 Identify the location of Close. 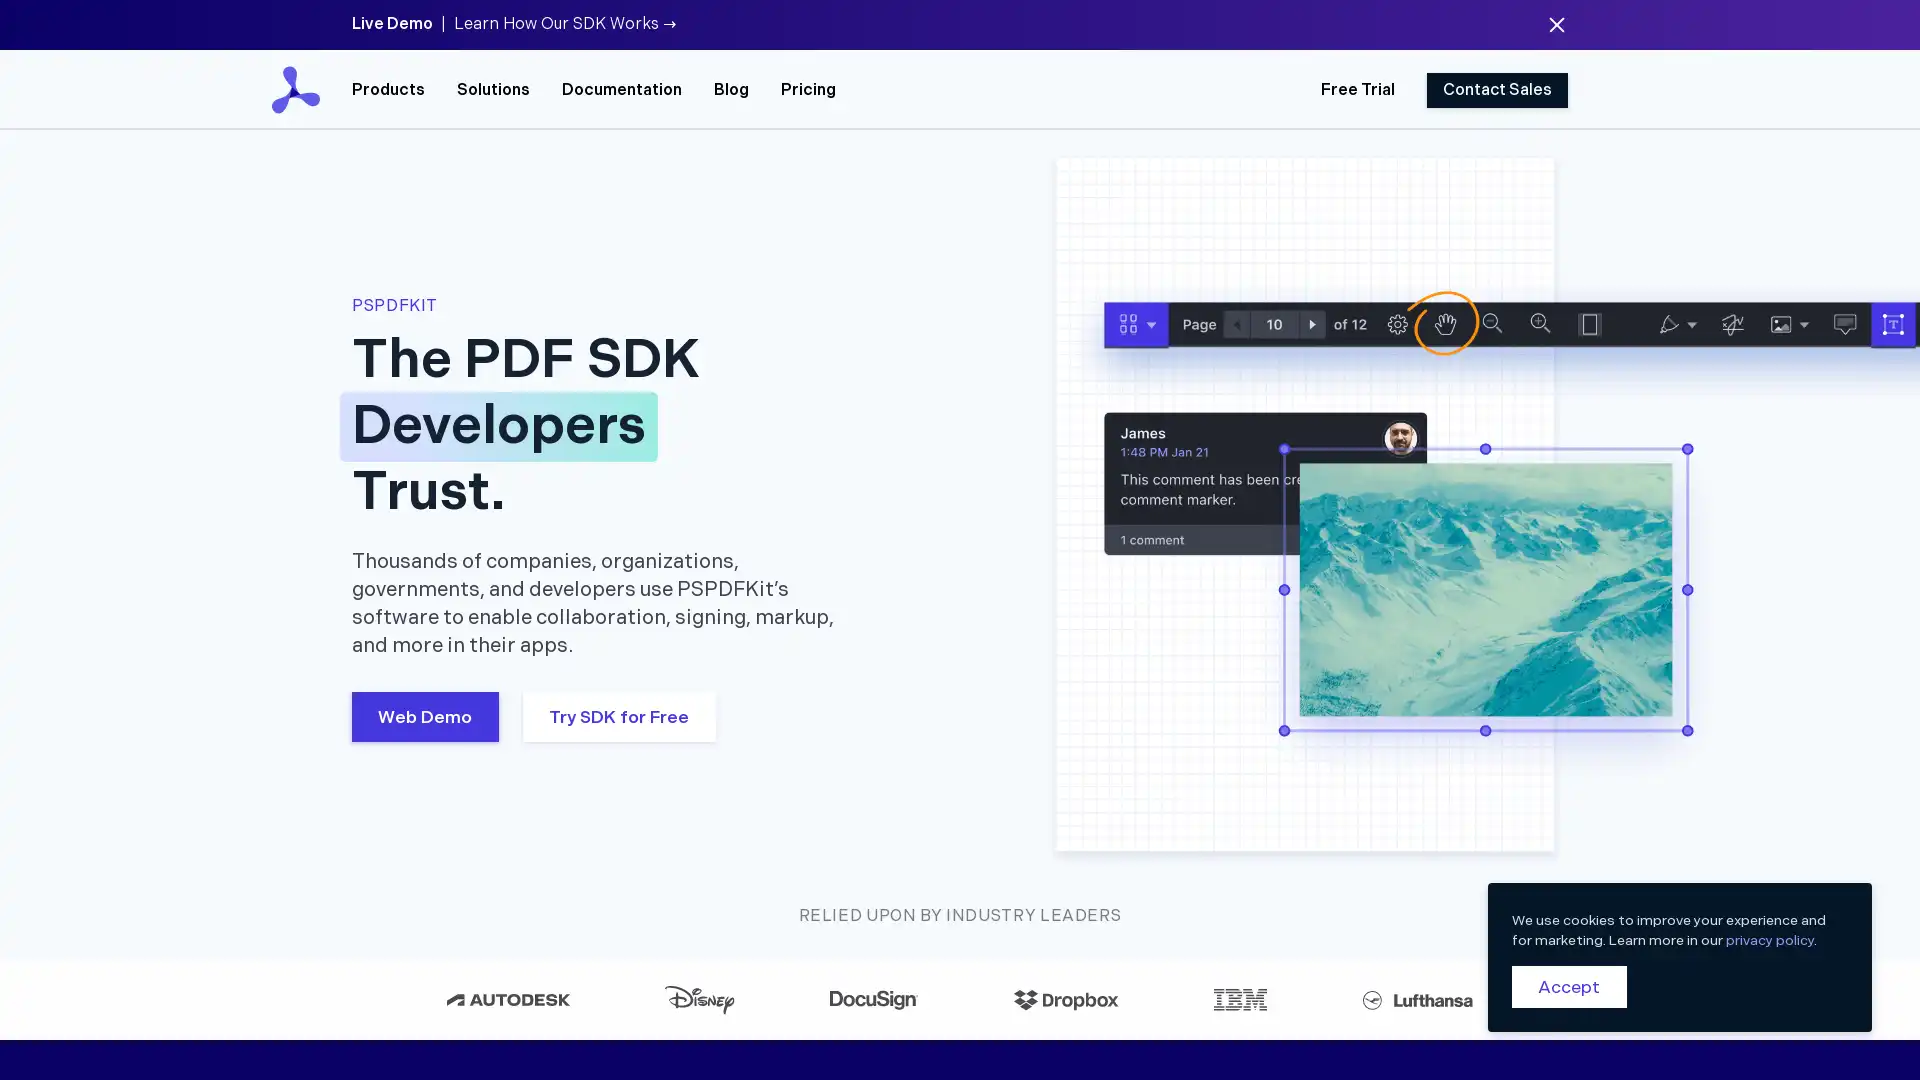
(1550, 96).